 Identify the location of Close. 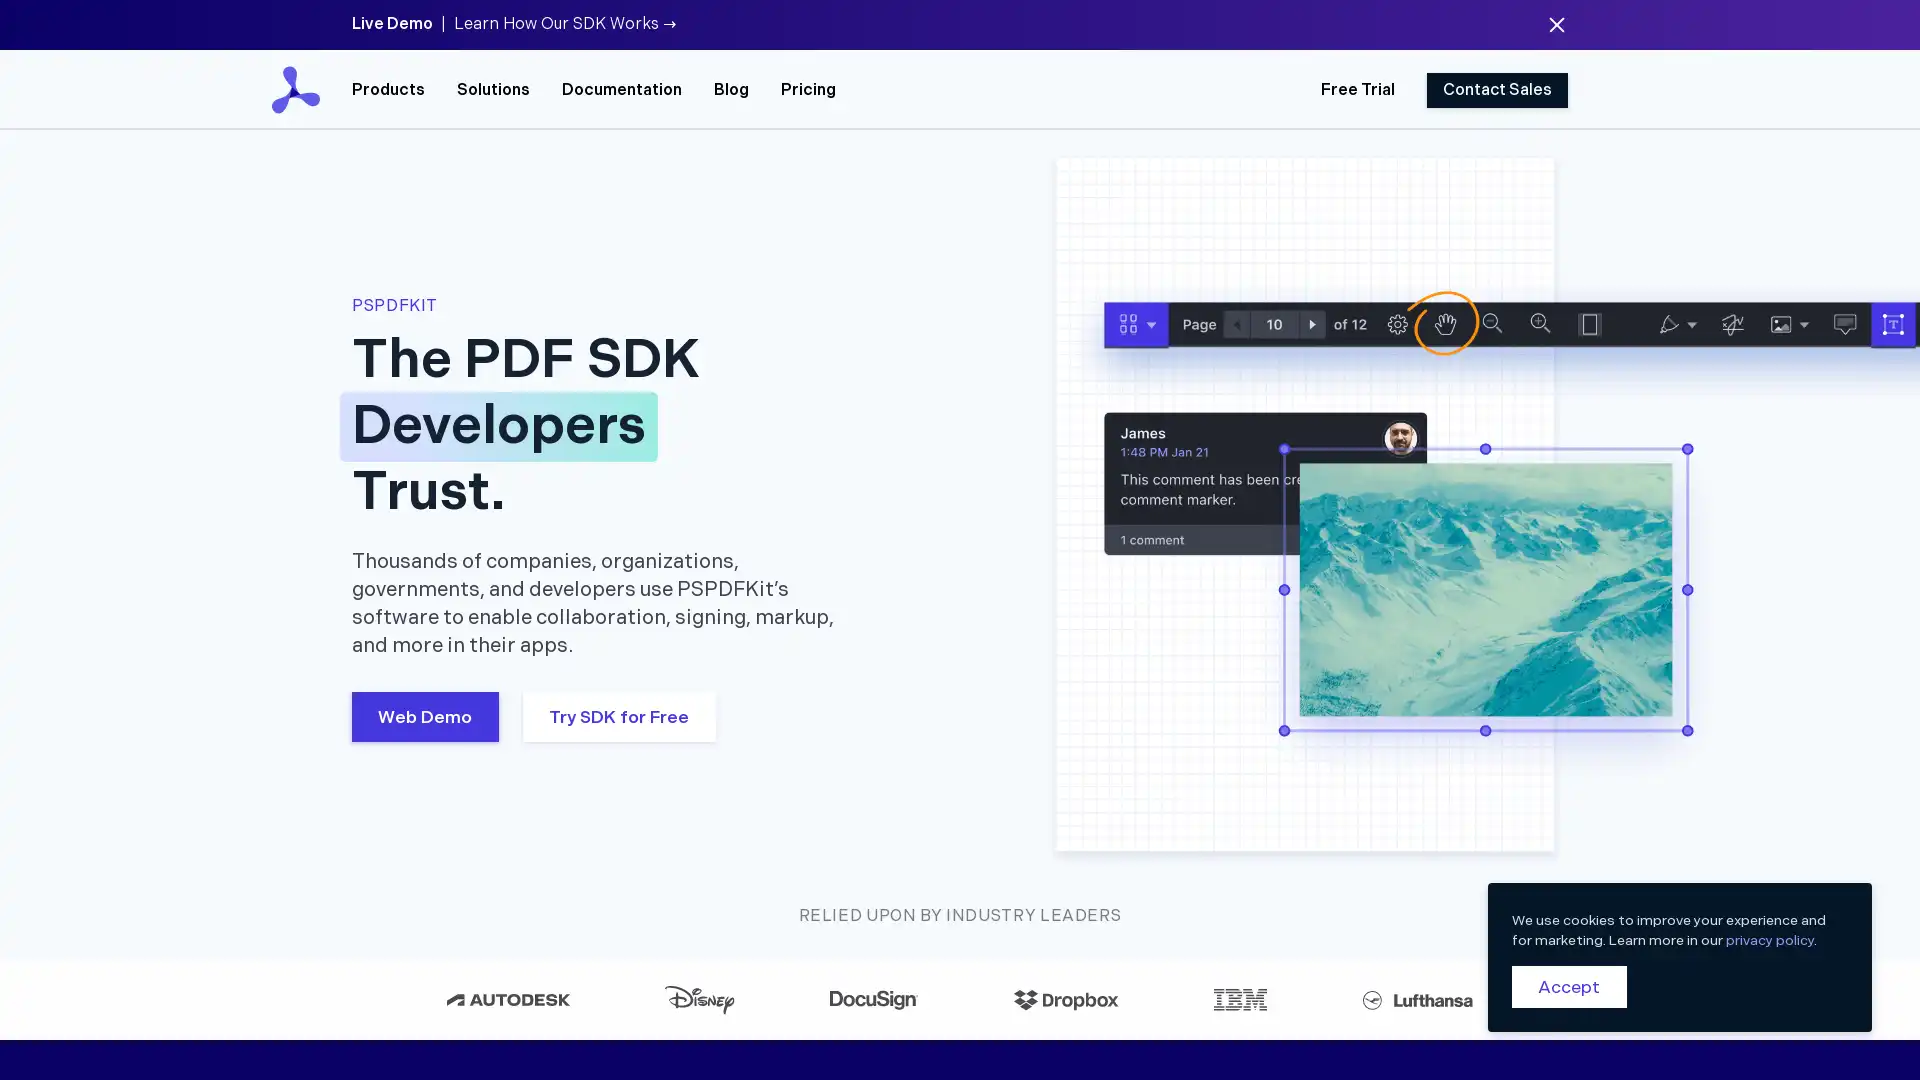
(1550, 96).